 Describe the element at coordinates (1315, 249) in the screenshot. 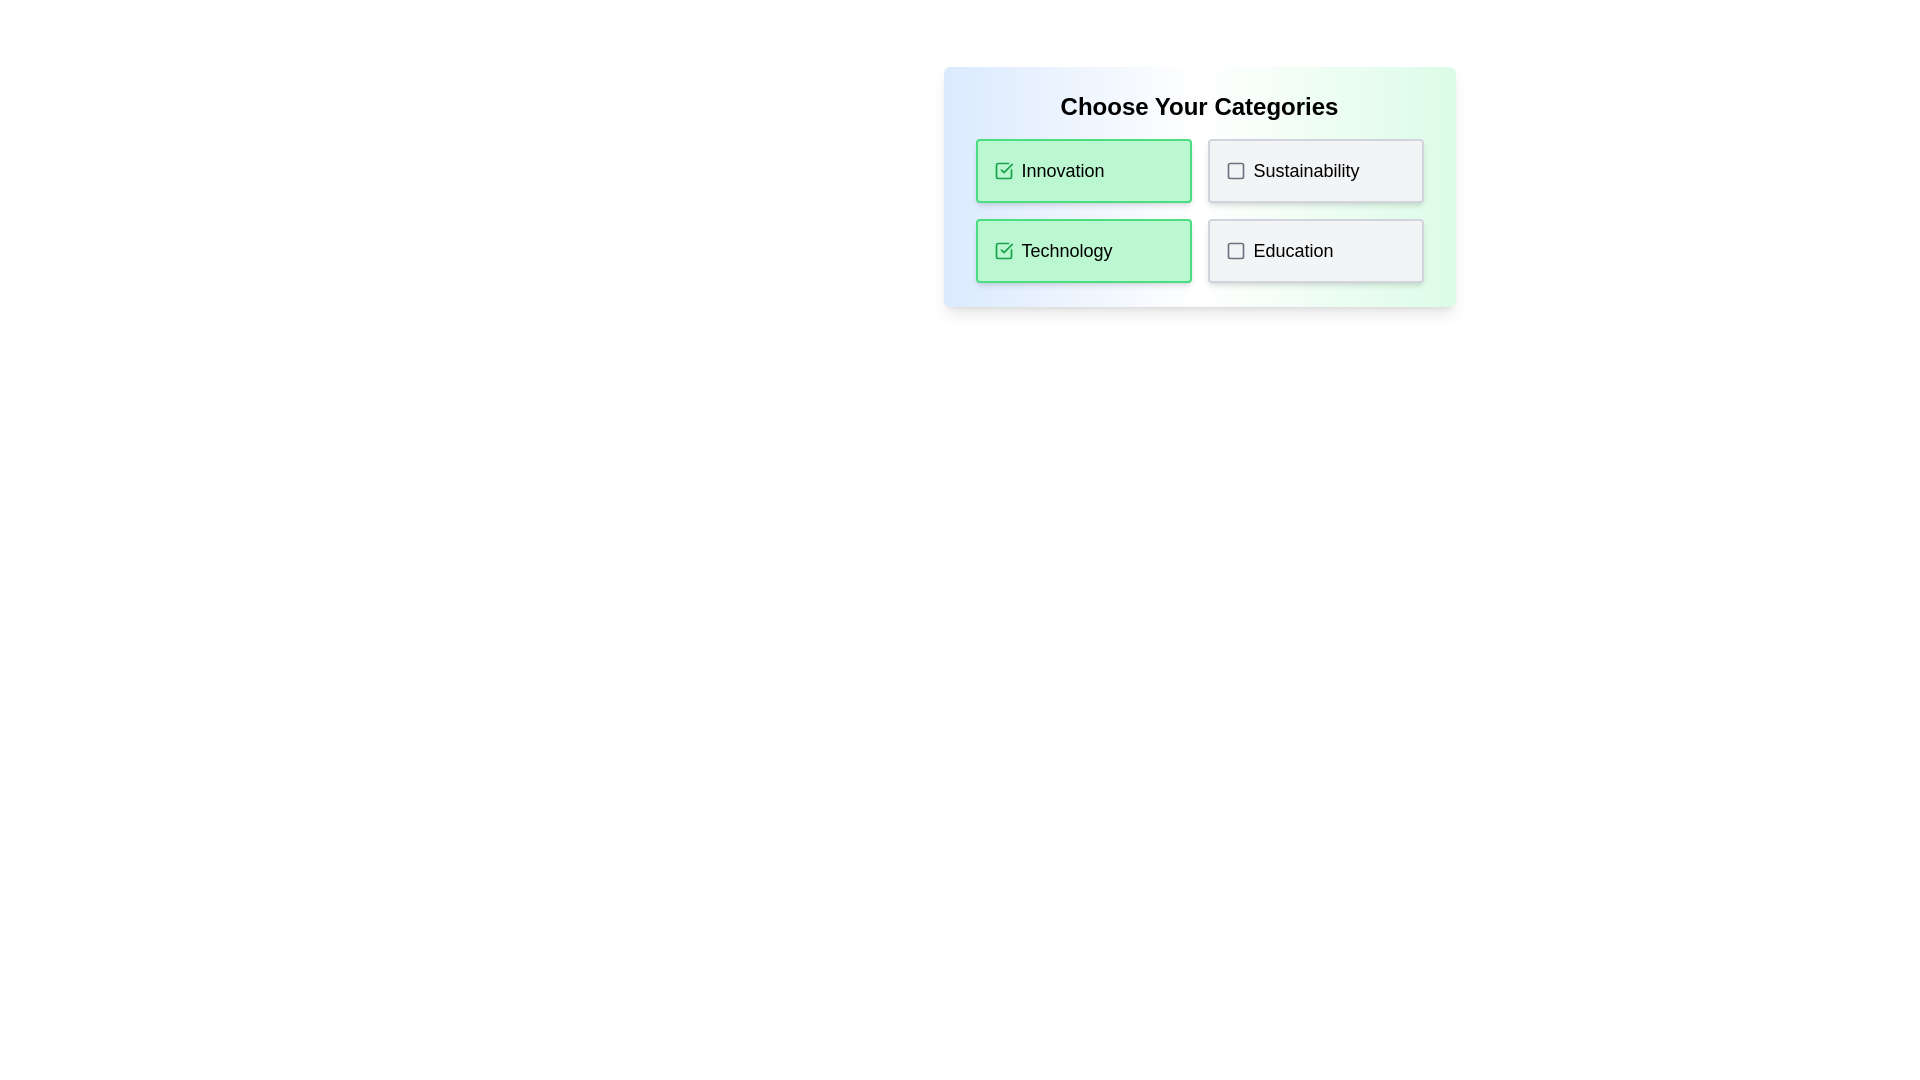

I see `the tag Education` at that location.